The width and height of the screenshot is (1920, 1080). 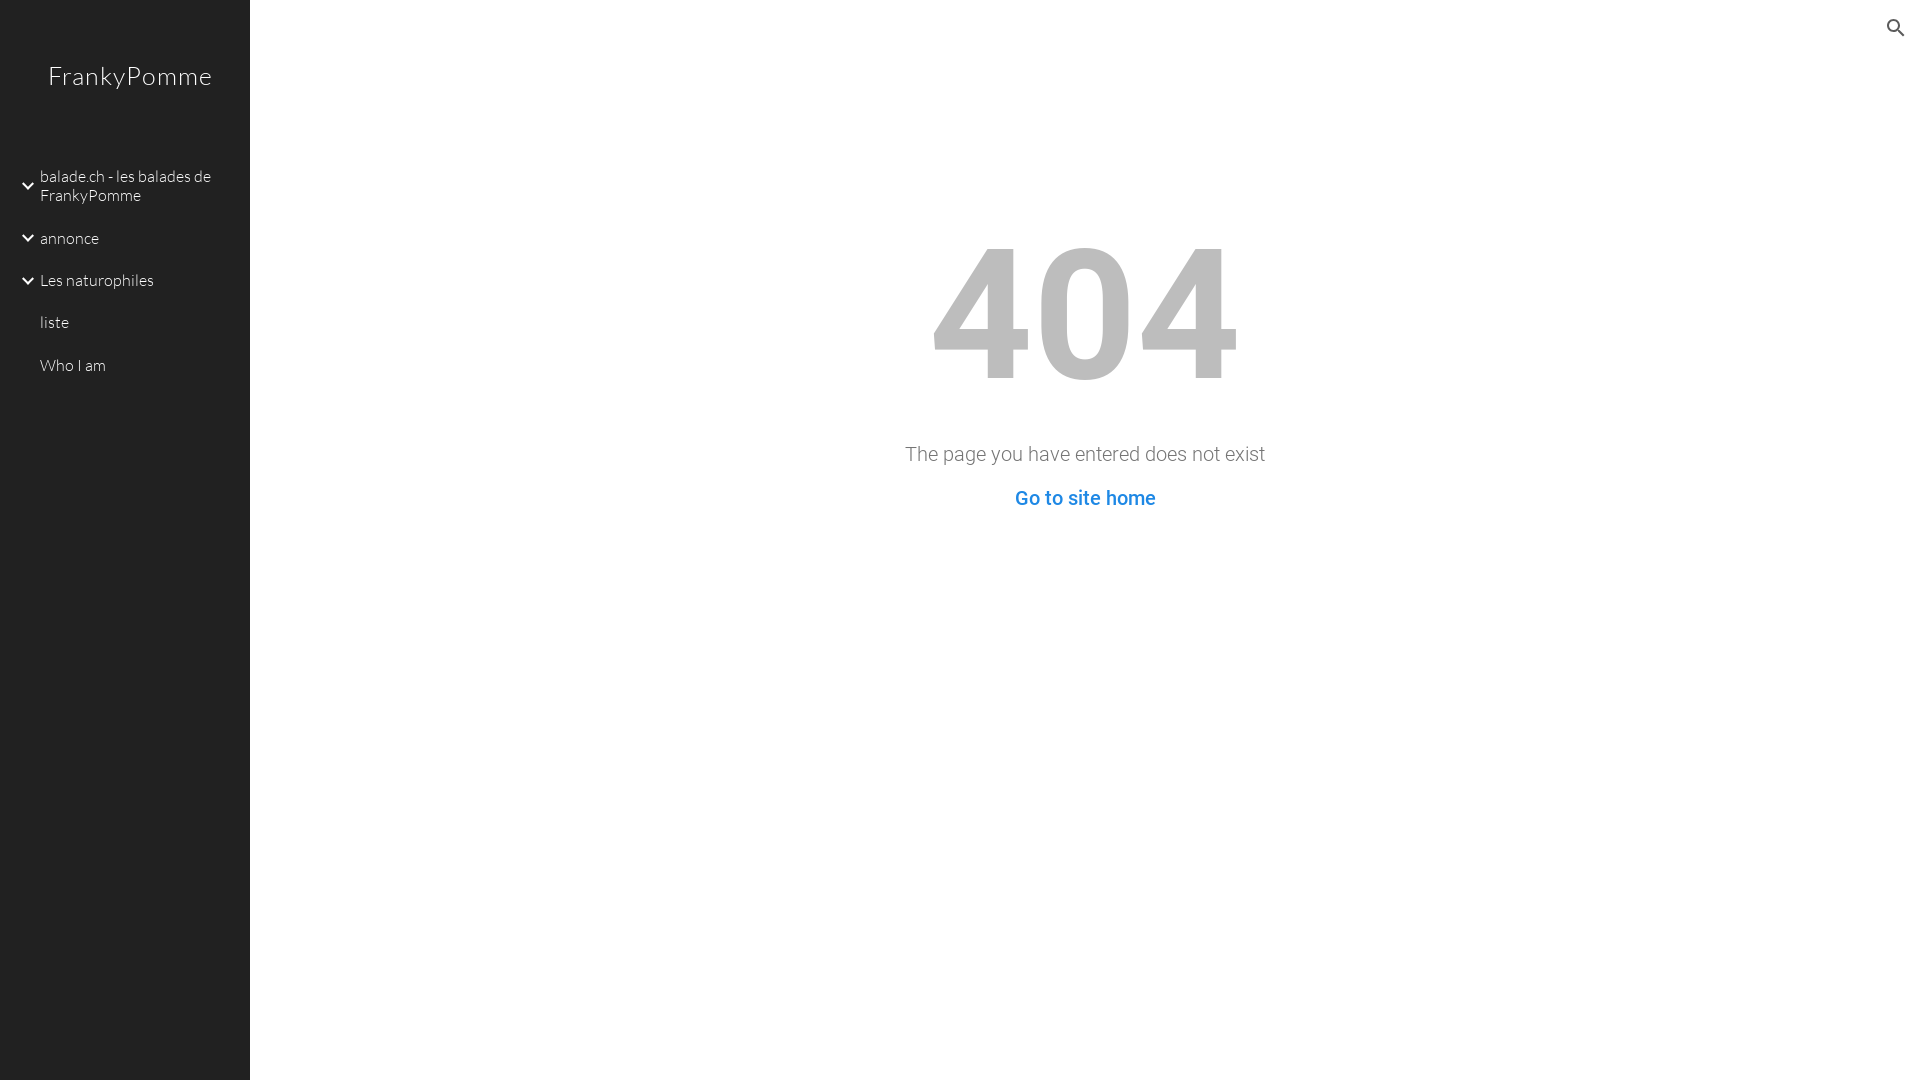 What do you see at coordinates (136, 281) in the screenshot?
I see `'Les naturophiles'` at bounding box center [136, 281].